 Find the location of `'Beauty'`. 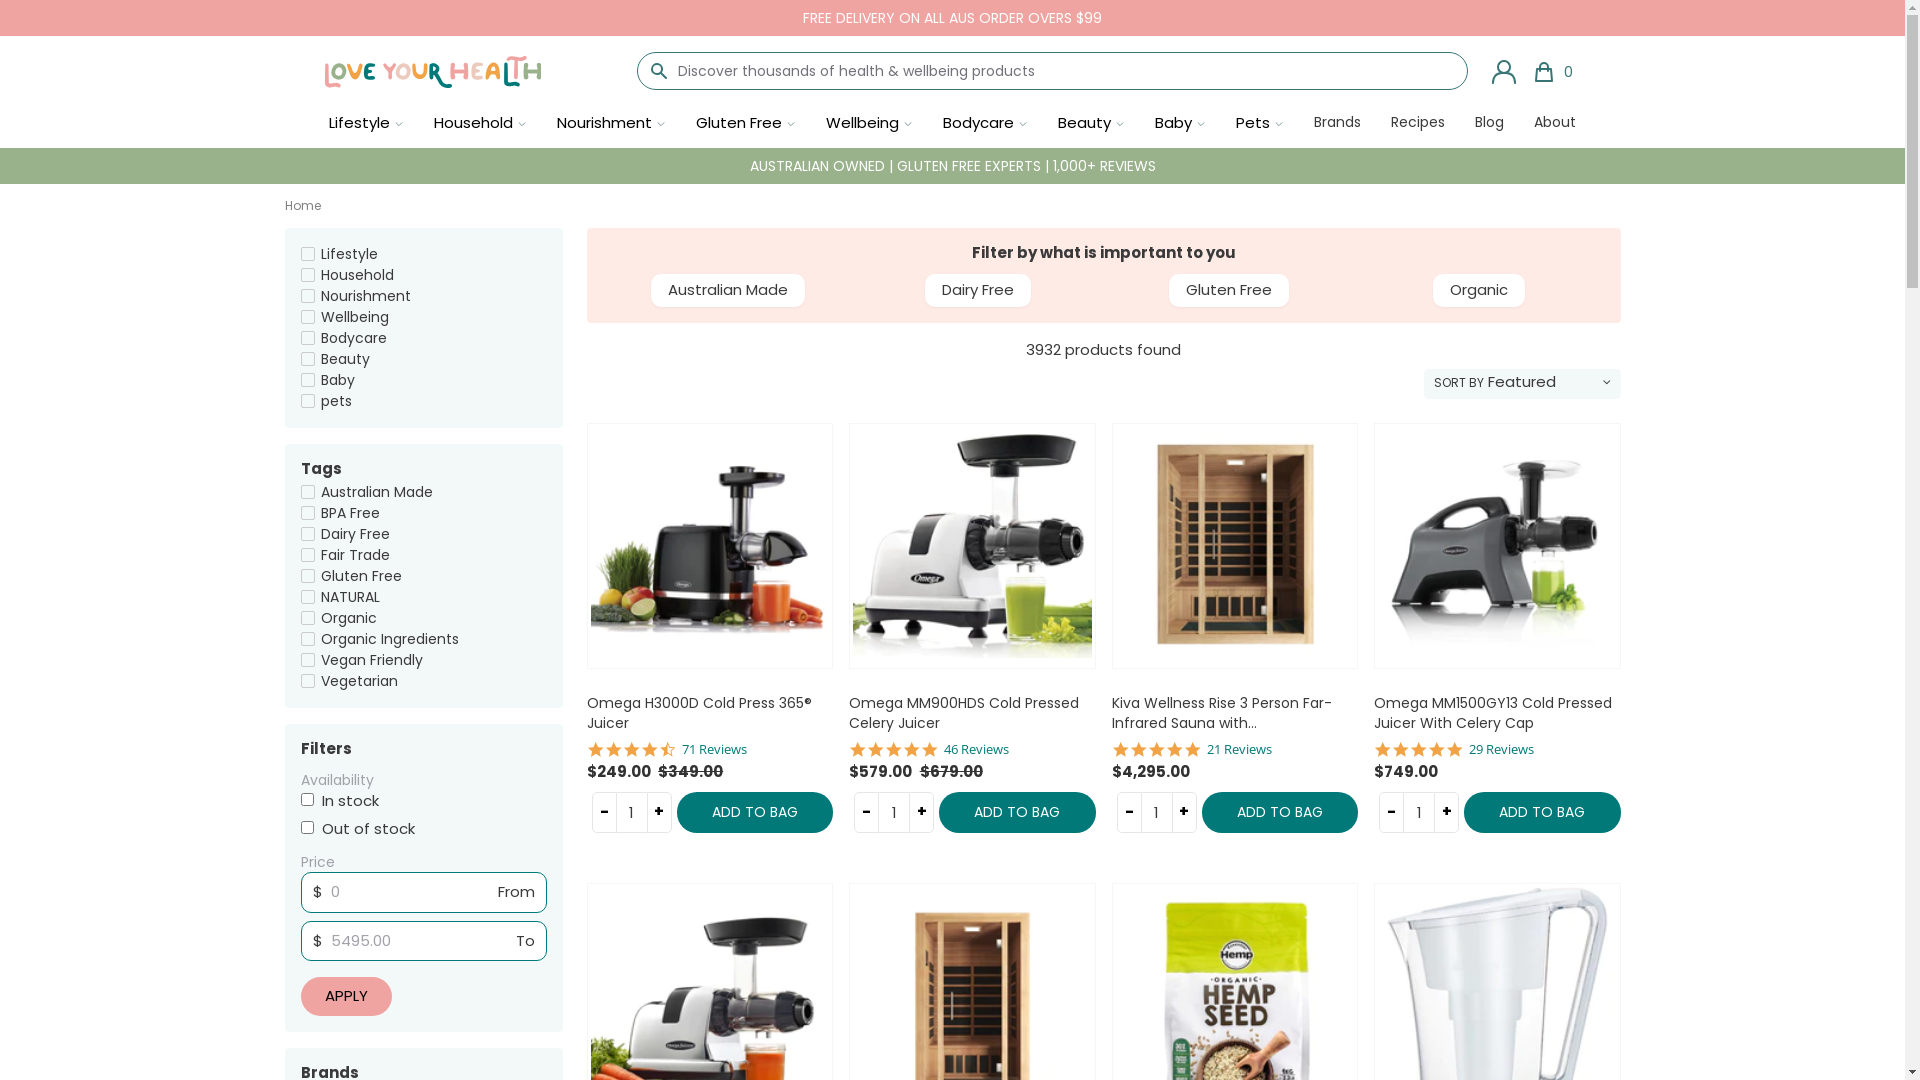

'Beauty' is located at coordinates (1053, 123).